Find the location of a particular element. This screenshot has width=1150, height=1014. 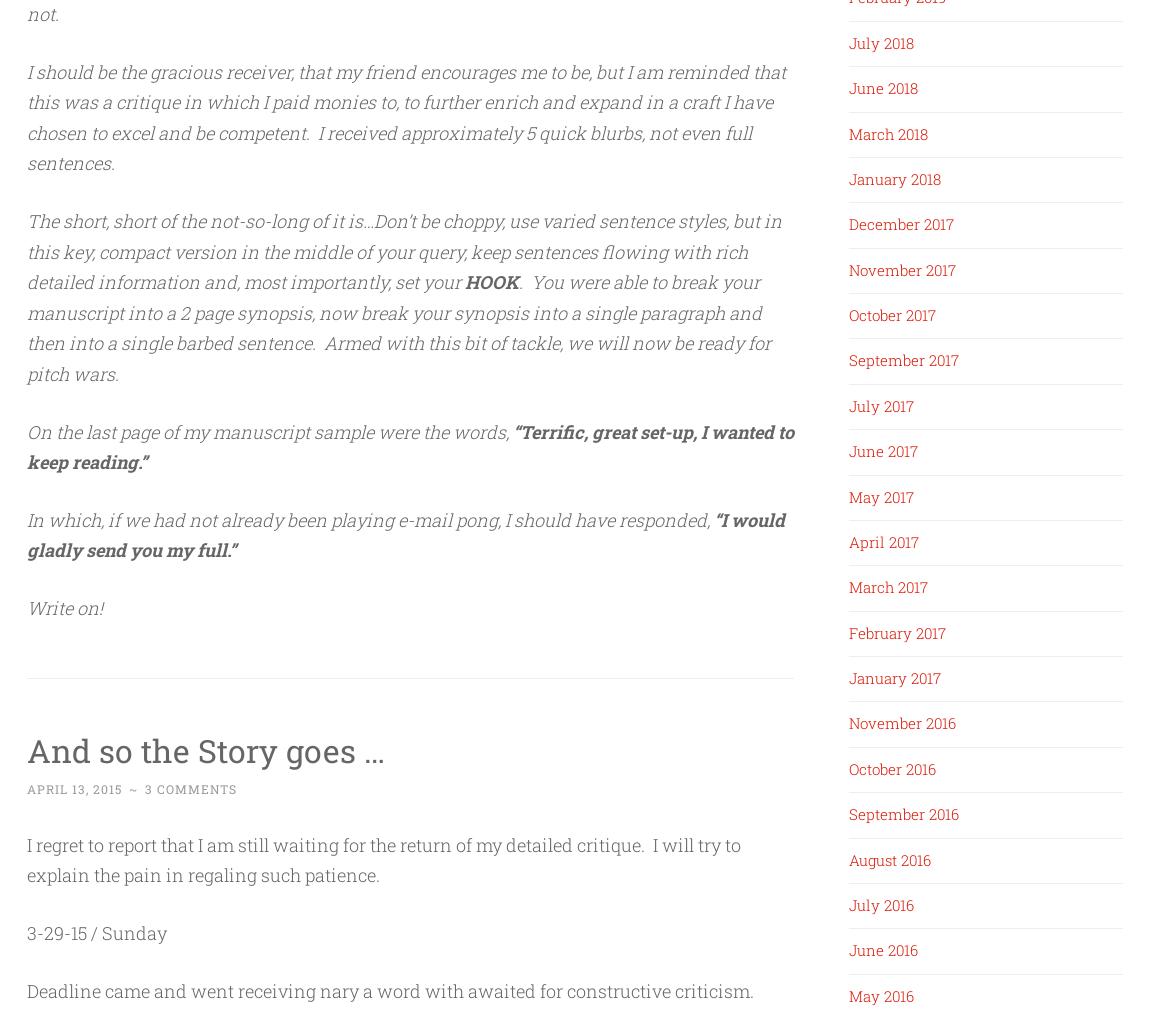

'HOOK' is located at coordinates (491, 281).